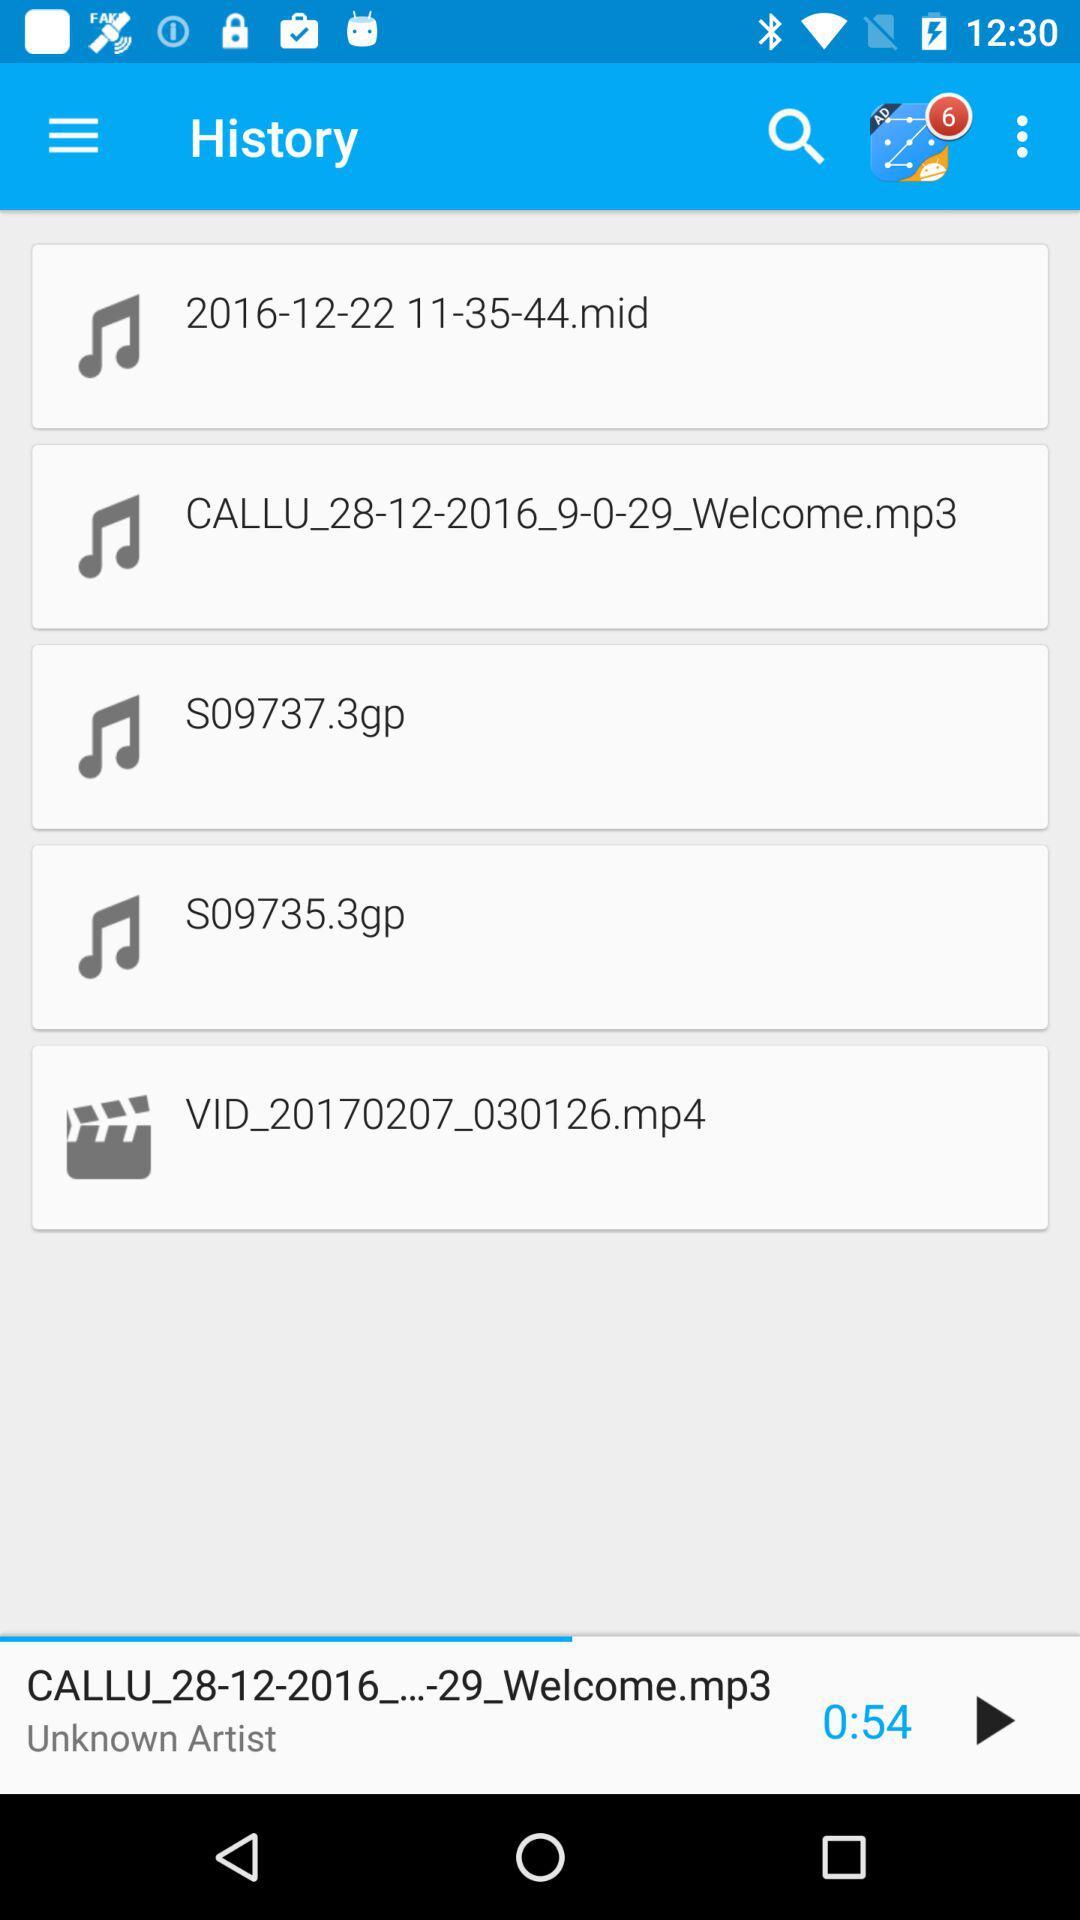 The image size is (1080, 1920). What do you see at coordinates (995, 1719) in the screenshot?
I see `the play icon` at bounding box center [995, 1719].